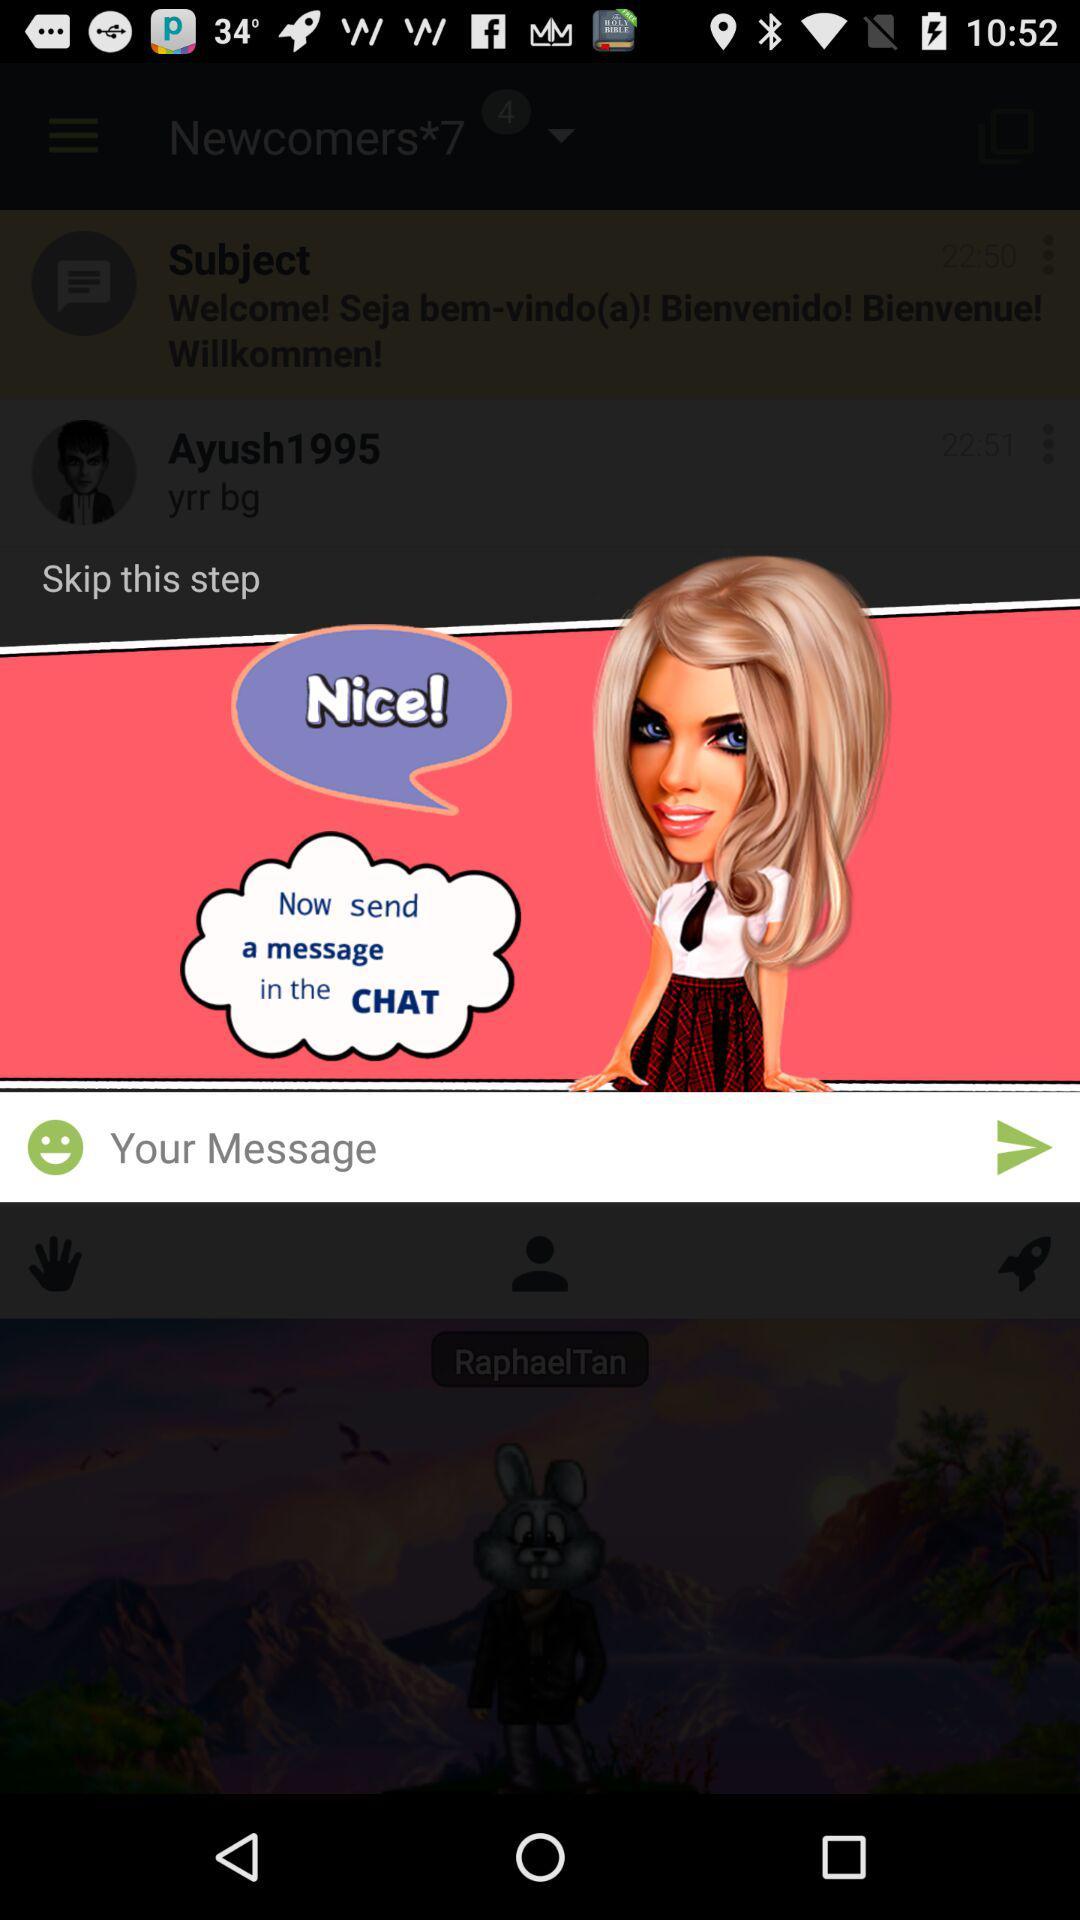 This screenshot has height=1920, width=1080. I want to click on send message, so click(1024, 1147).